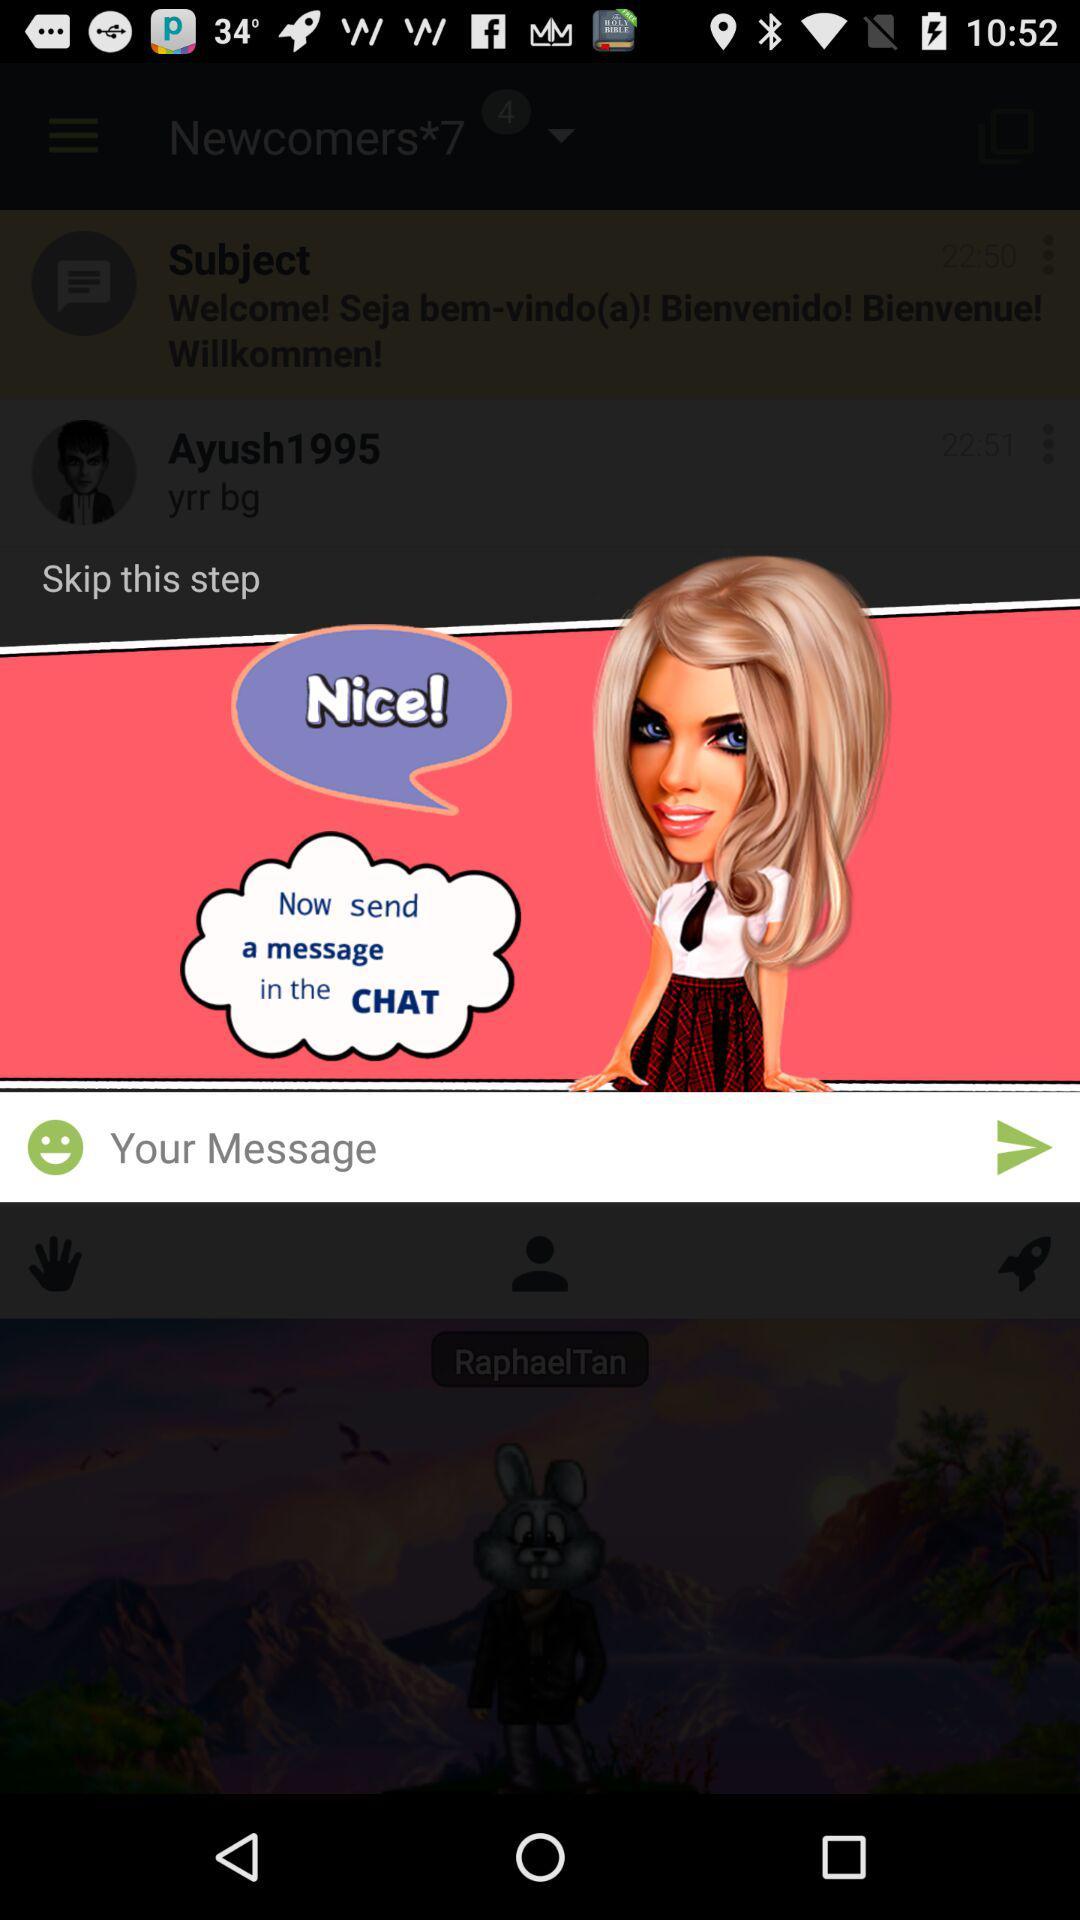 This screenshot has height=1920, width=1080. I want to click on send message, so click(1024, 1147).